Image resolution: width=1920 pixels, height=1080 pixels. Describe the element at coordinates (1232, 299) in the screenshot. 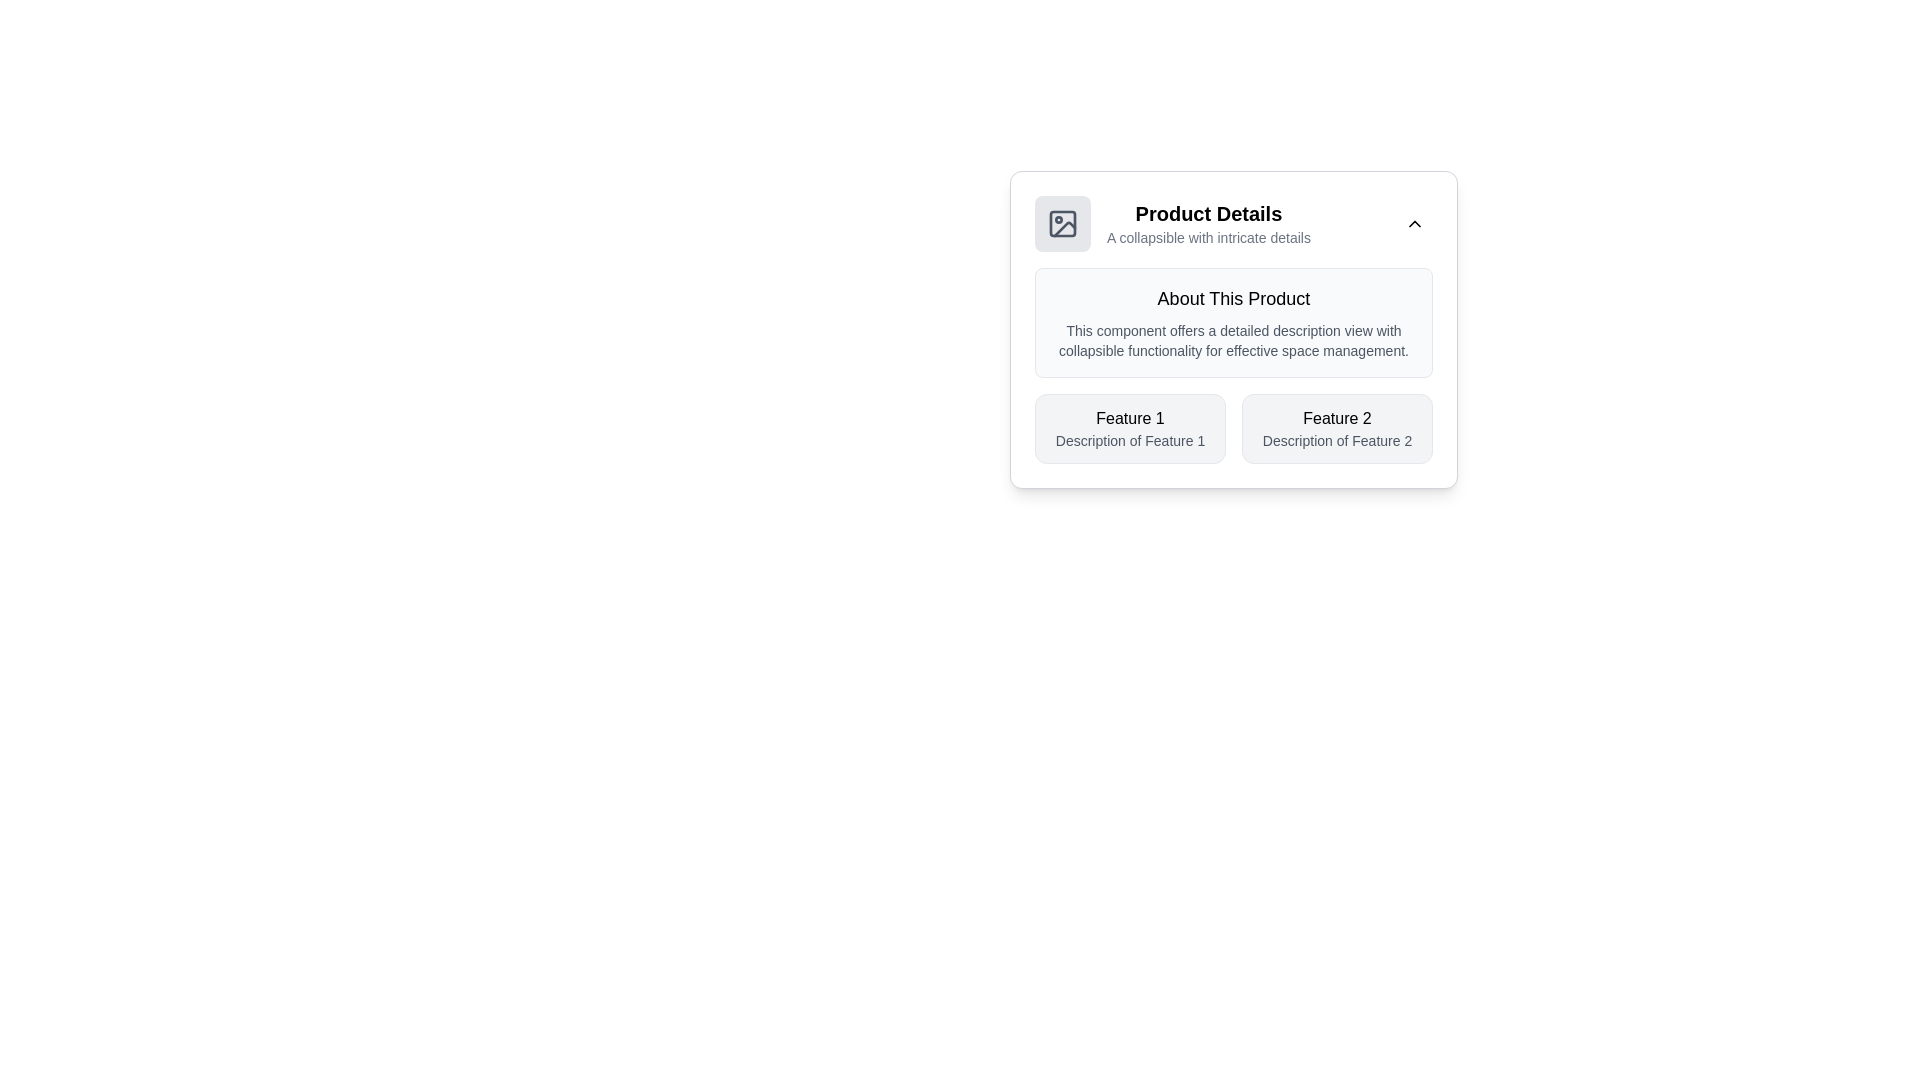

I see `the text label displaying 'About This Product' which is located in the central card component titled 'Product Details'` at that location.